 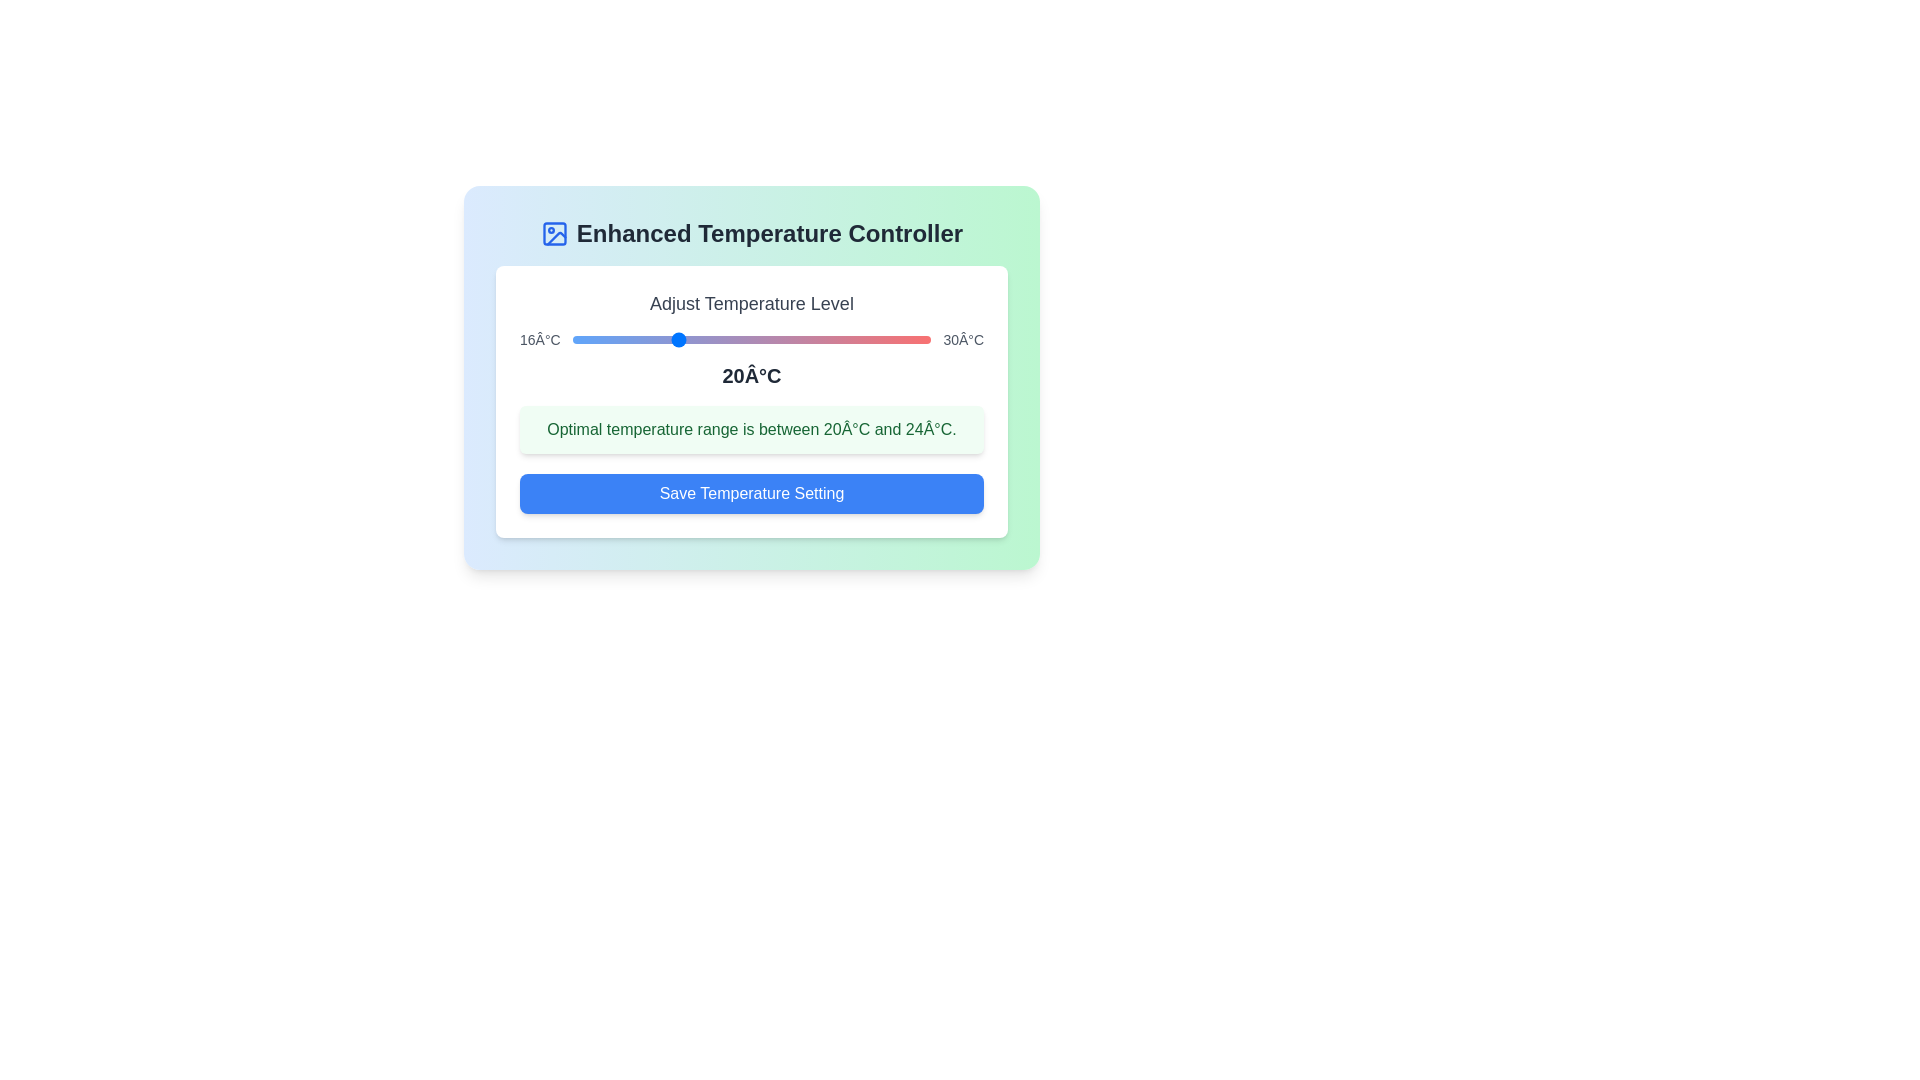 I want to click on the temperature to 20°C using the slider, so click(x=675, y=338).